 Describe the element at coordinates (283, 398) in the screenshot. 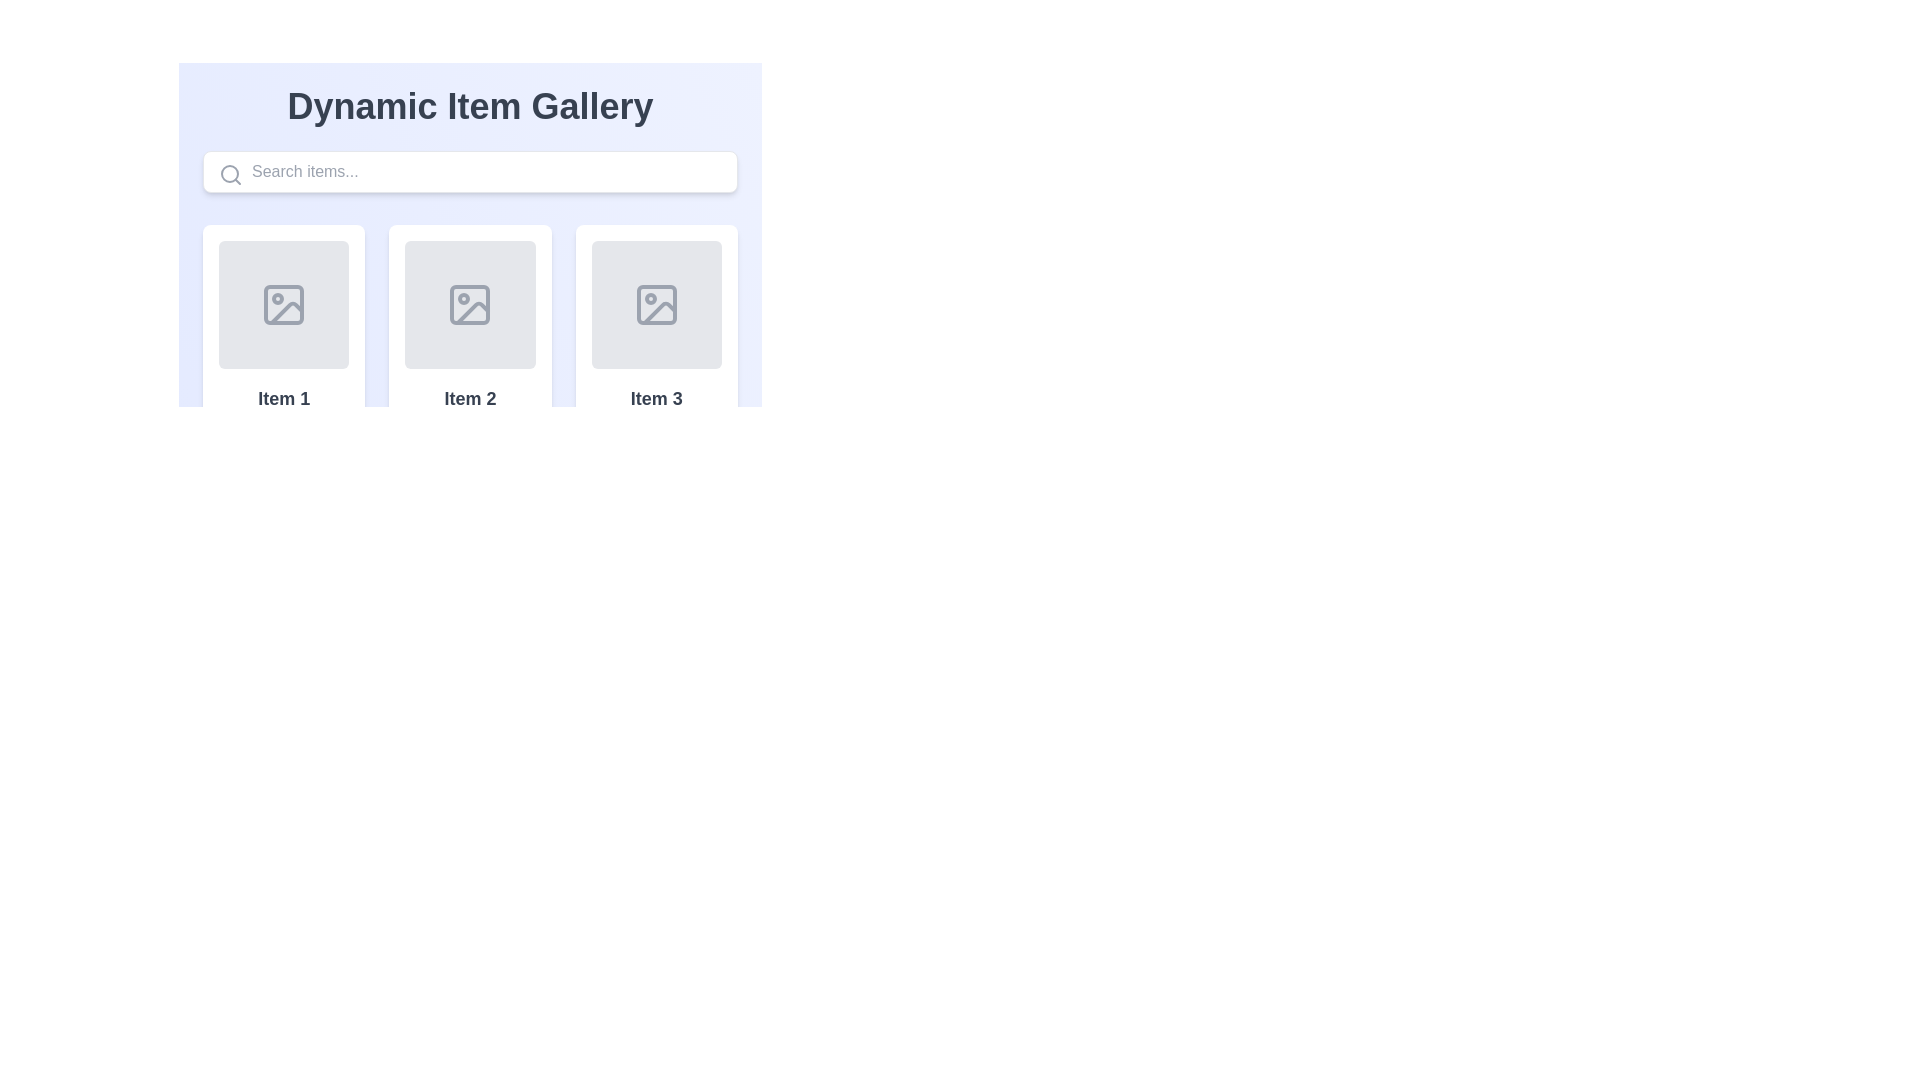

I see `the text label displaying 'Item 1' in bold, dark gray font, which is located in the first card of a series of horizontally displayed cards` at that location.